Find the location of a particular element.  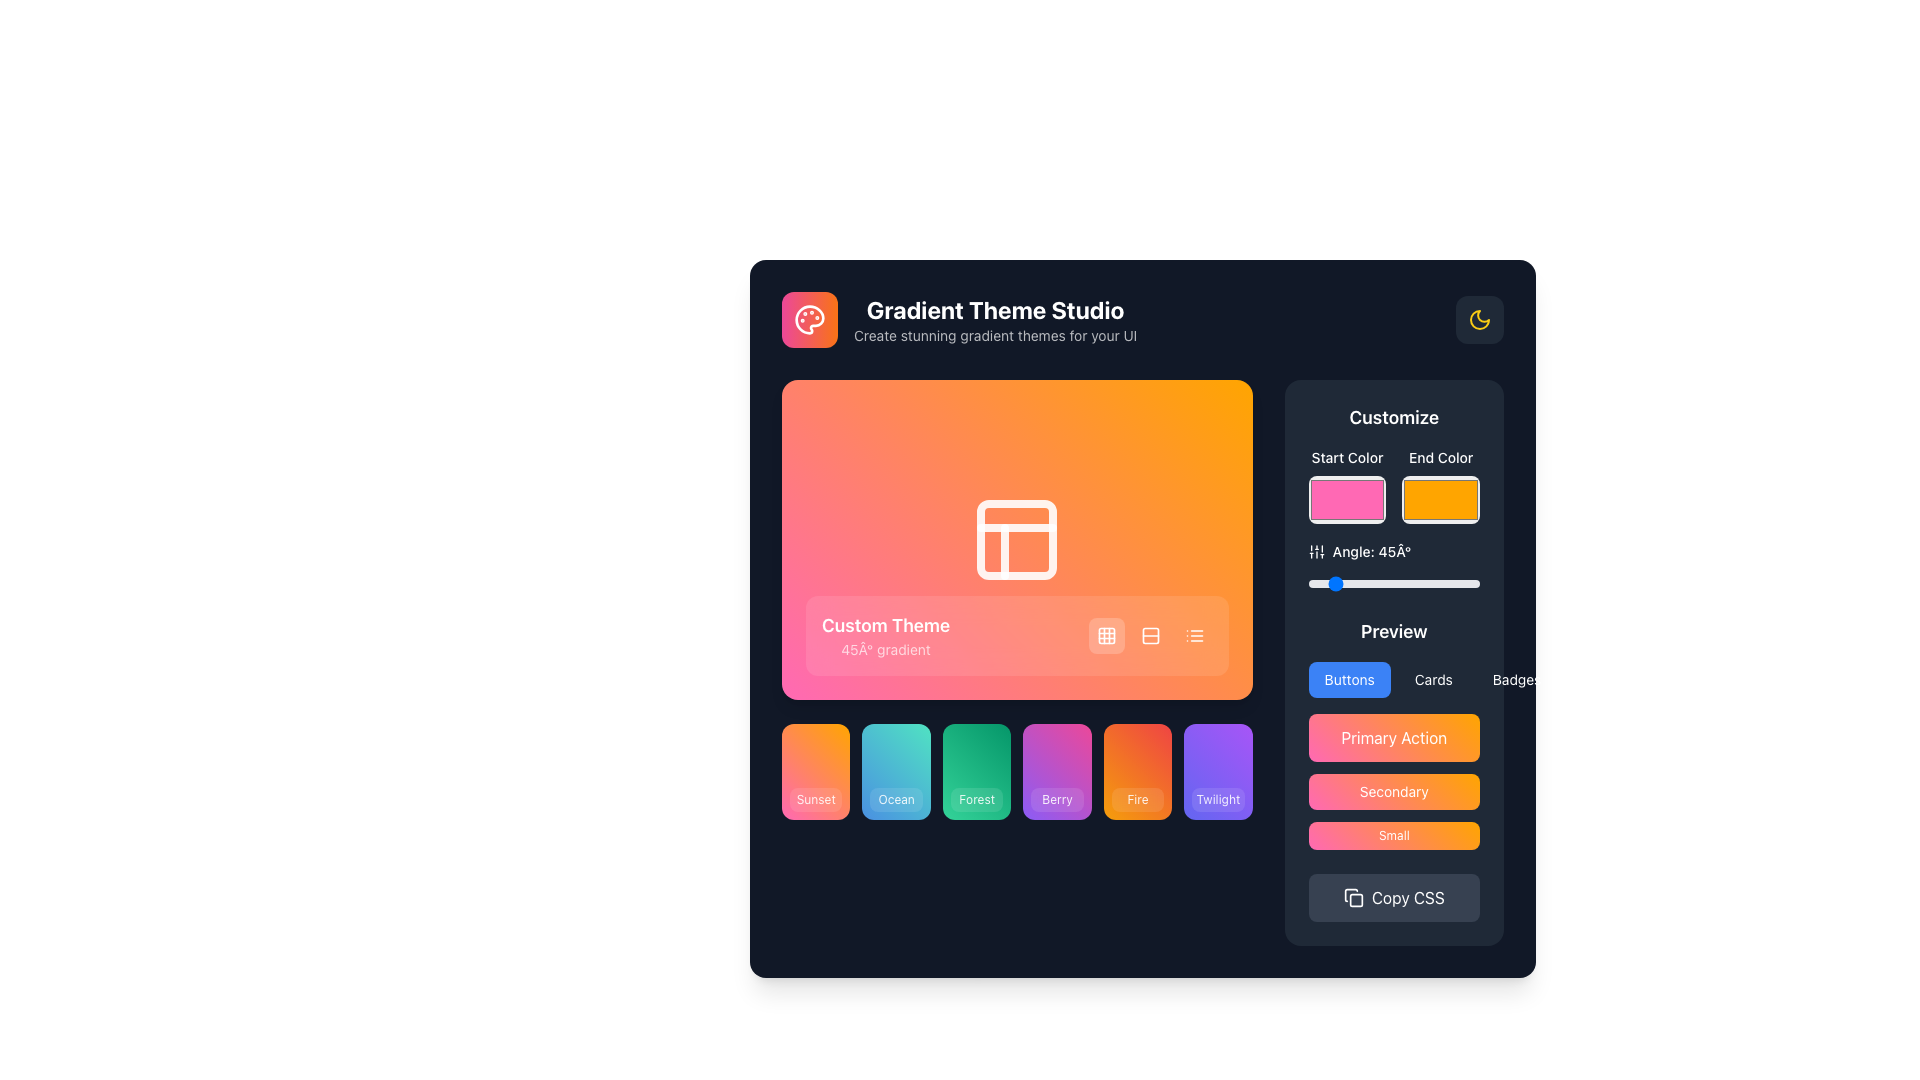

angle is located at coordinates (1408, 583).